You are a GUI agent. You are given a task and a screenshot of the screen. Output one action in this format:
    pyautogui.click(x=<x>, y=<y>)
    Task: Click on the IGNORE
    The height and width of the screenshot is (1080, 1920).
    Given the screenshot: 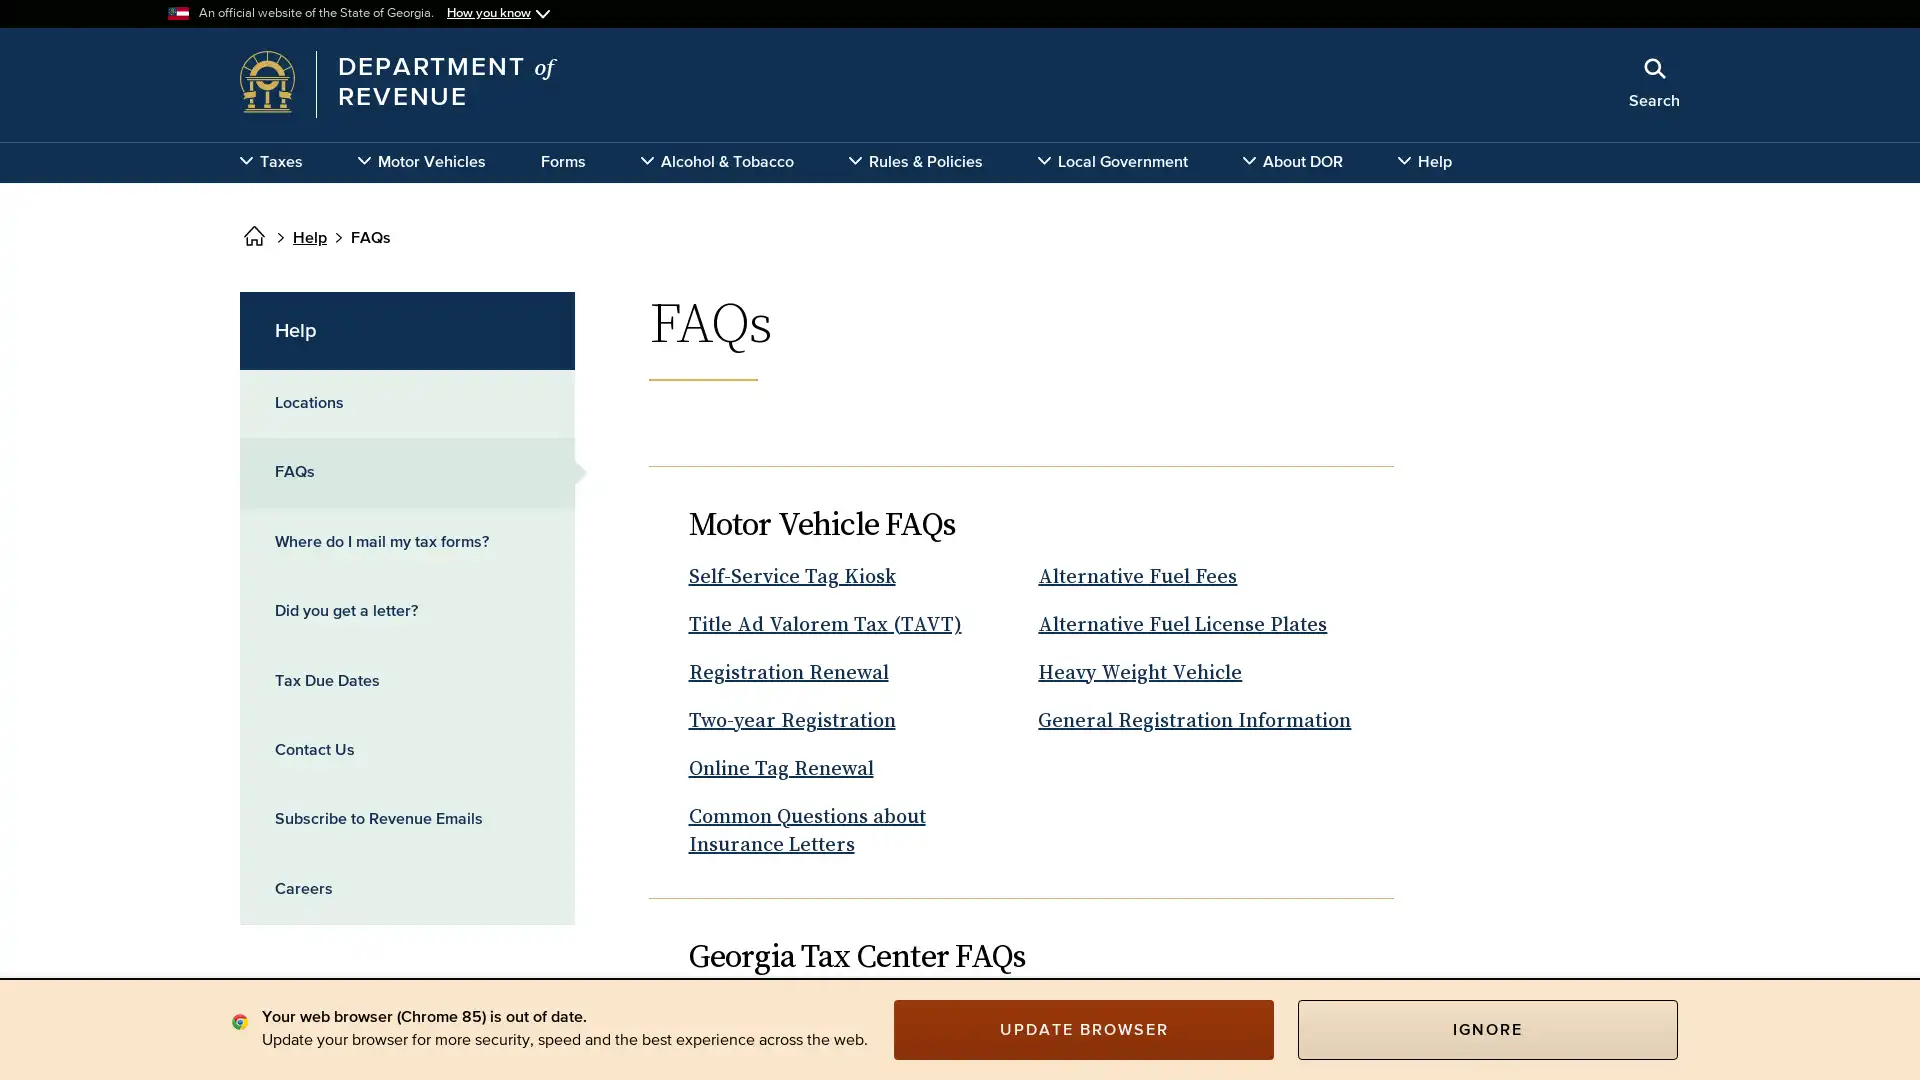 What is the action you would take?
    pyautogui.click(x=1488, y=1029)
    